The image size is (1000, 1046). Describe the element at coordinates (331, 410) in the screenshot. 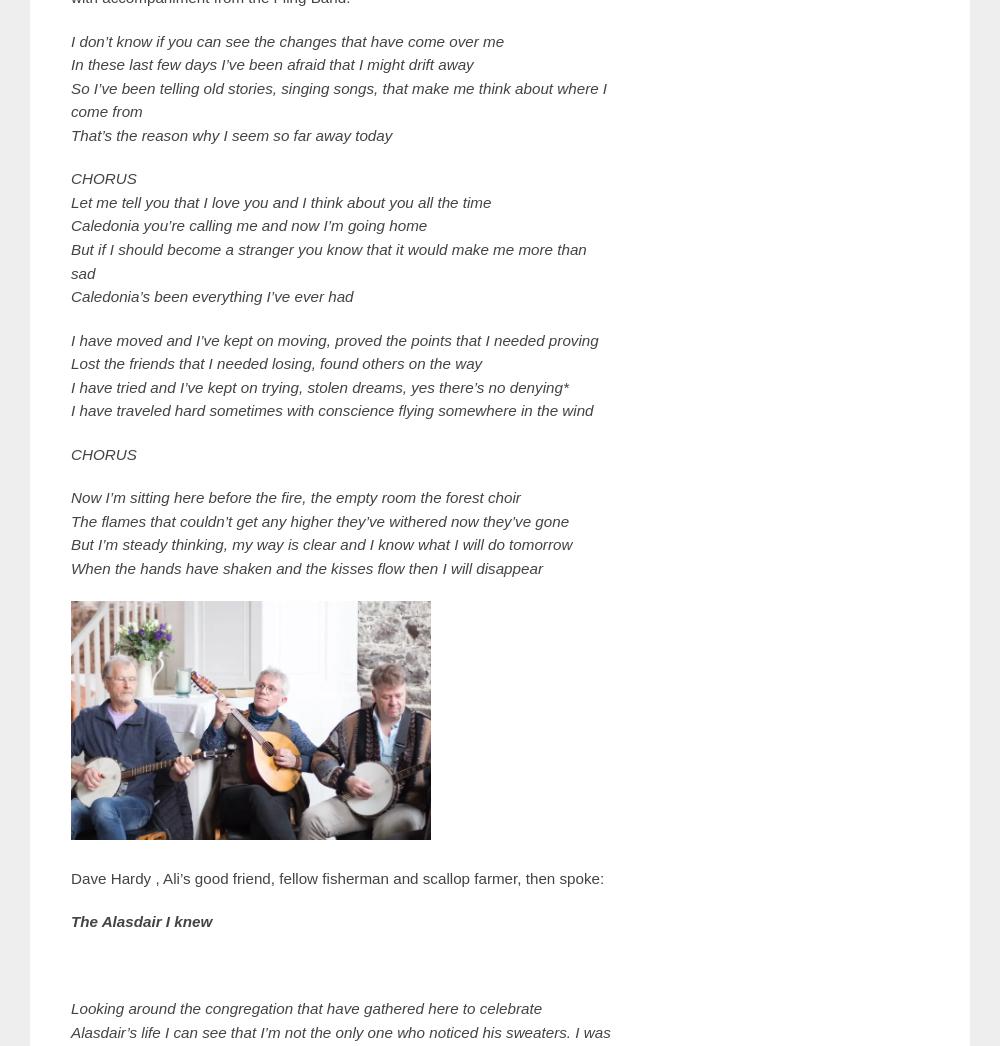

I see `'I have traveled hard sometimes with conscience flying somewhere in the wind'` at that location.